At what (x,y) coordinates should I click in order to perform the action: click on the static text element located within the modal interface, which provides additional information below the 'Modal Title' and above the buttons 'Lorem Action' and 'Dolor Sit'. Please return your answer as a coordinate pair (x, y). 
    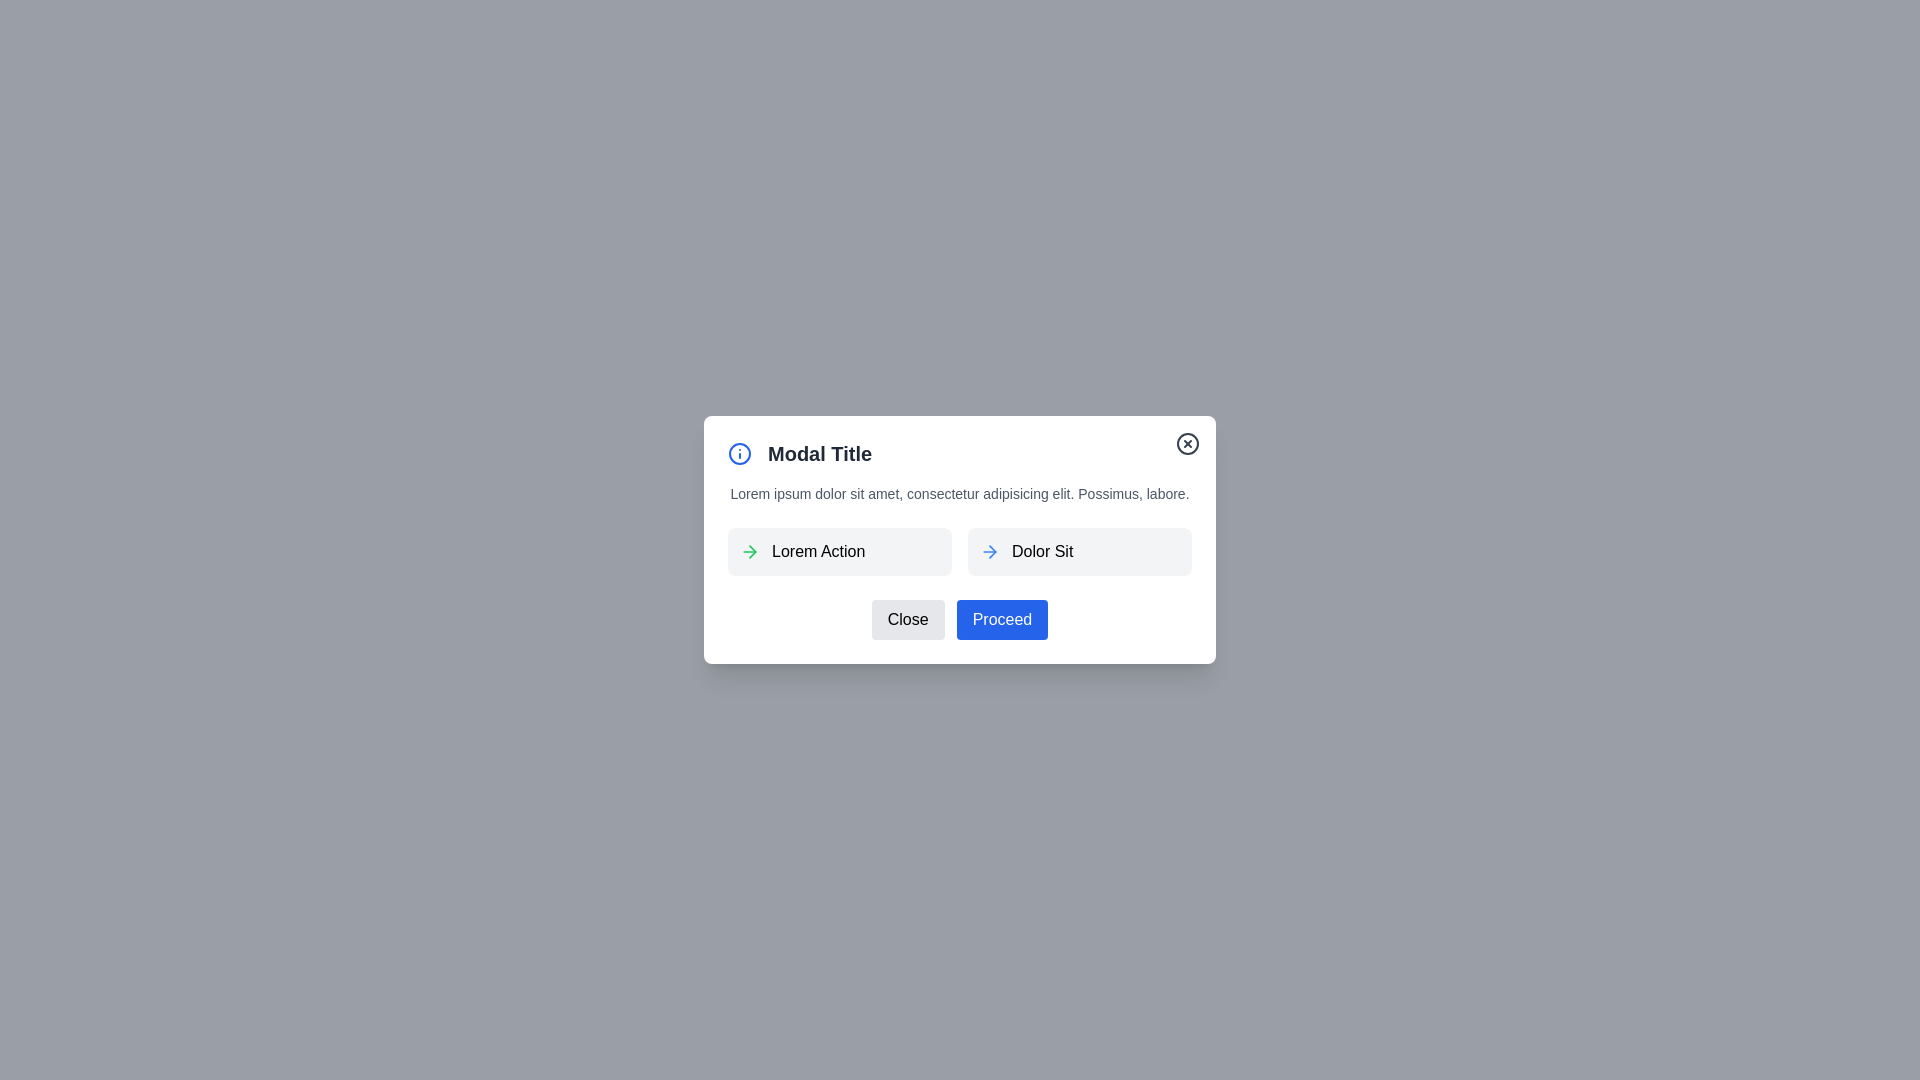
    Looking at the image, I should click on (960, 493).